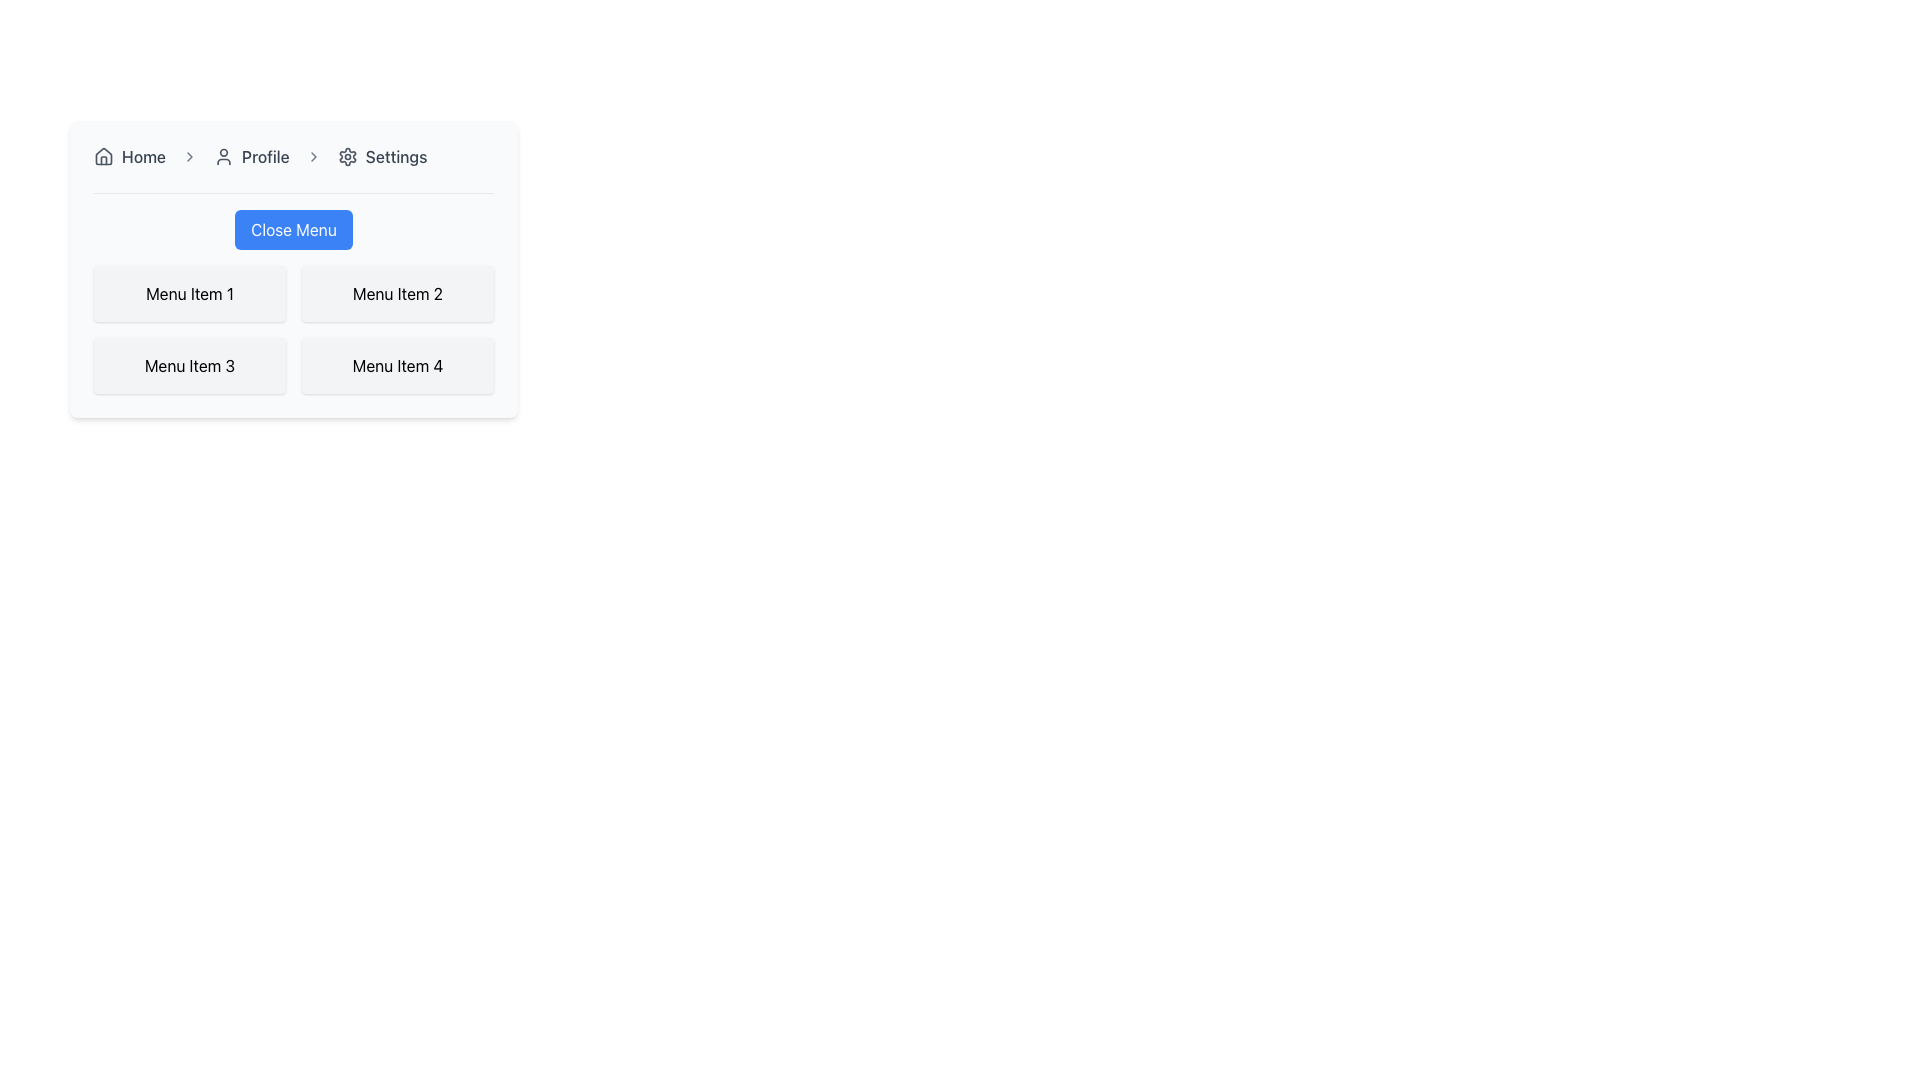 The image size is (1920, 1080). Describe the element at coordinates (312, 156) in the screenshot. I see `the third chevron icon in the breadcrumb navigation bar, which indicates progression between 'Profile' and 'Settings'` at that location.